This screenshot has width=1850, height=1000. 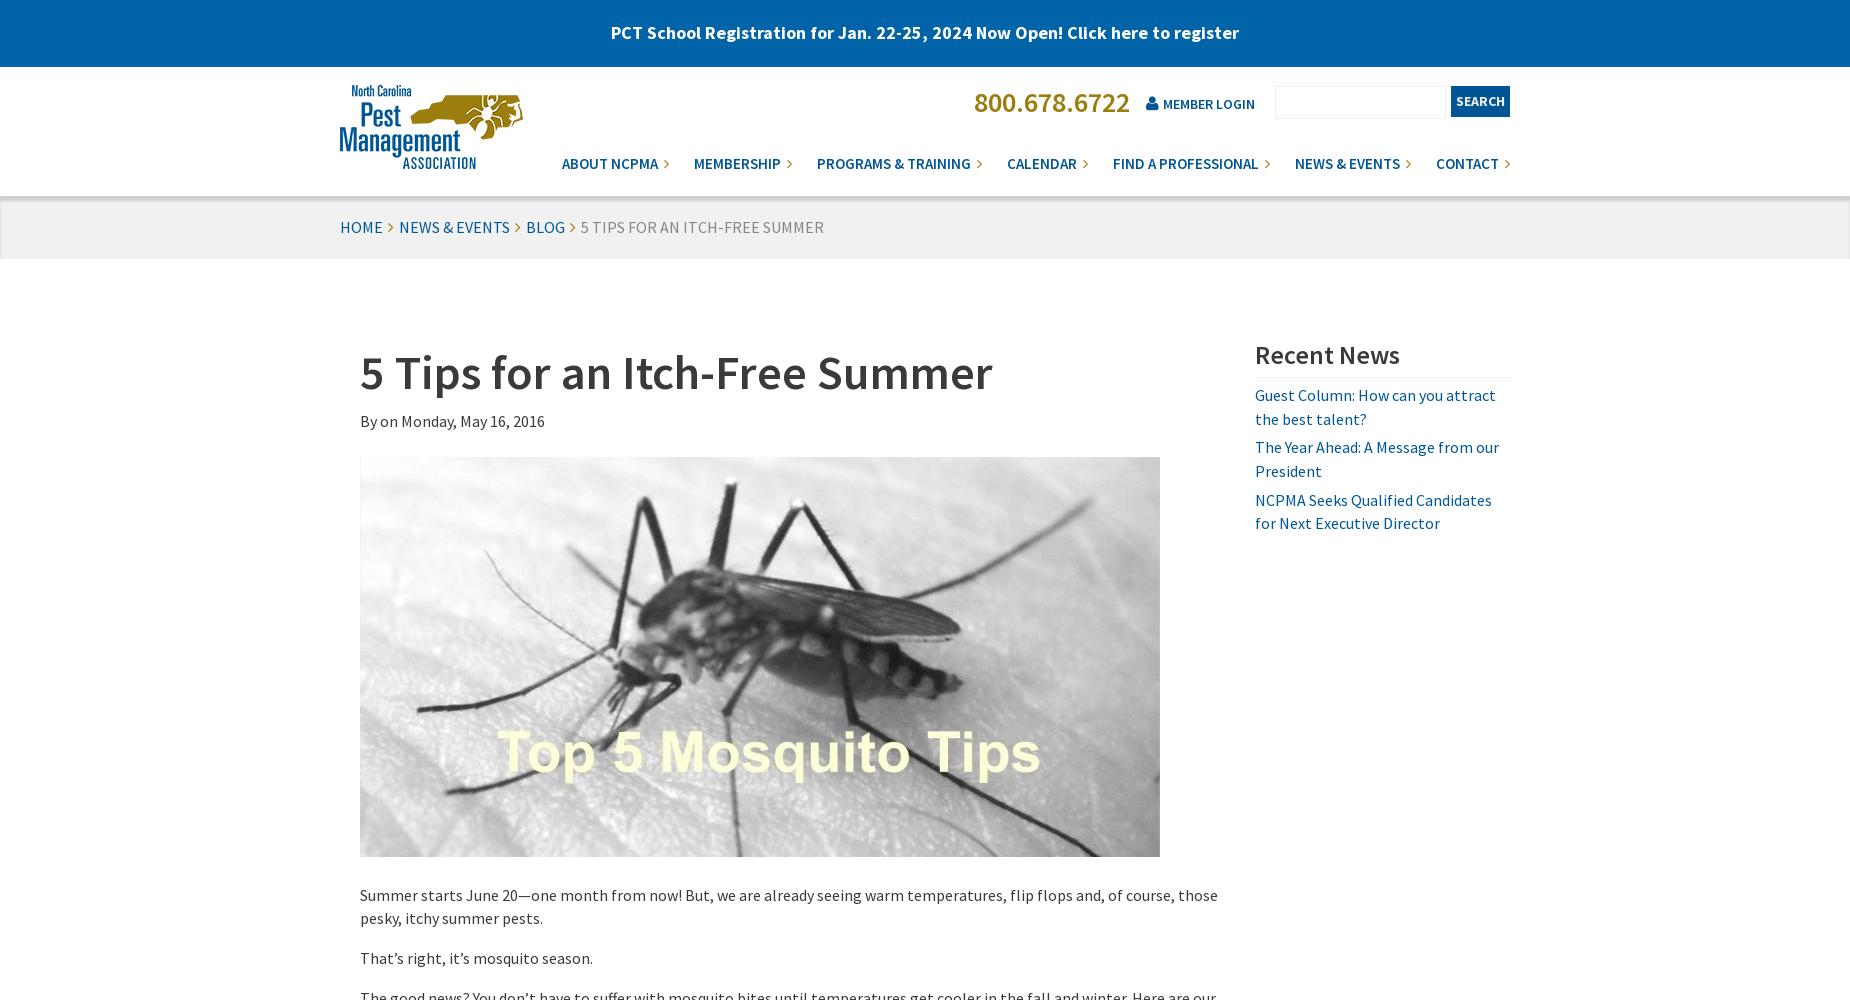 I want to click on 'Summer starts June 20—one month from now! But, we are already seeing warm temperatures, flip flops and, of course, those pesky, itchy summer pests.', so click(x=789, y=906).